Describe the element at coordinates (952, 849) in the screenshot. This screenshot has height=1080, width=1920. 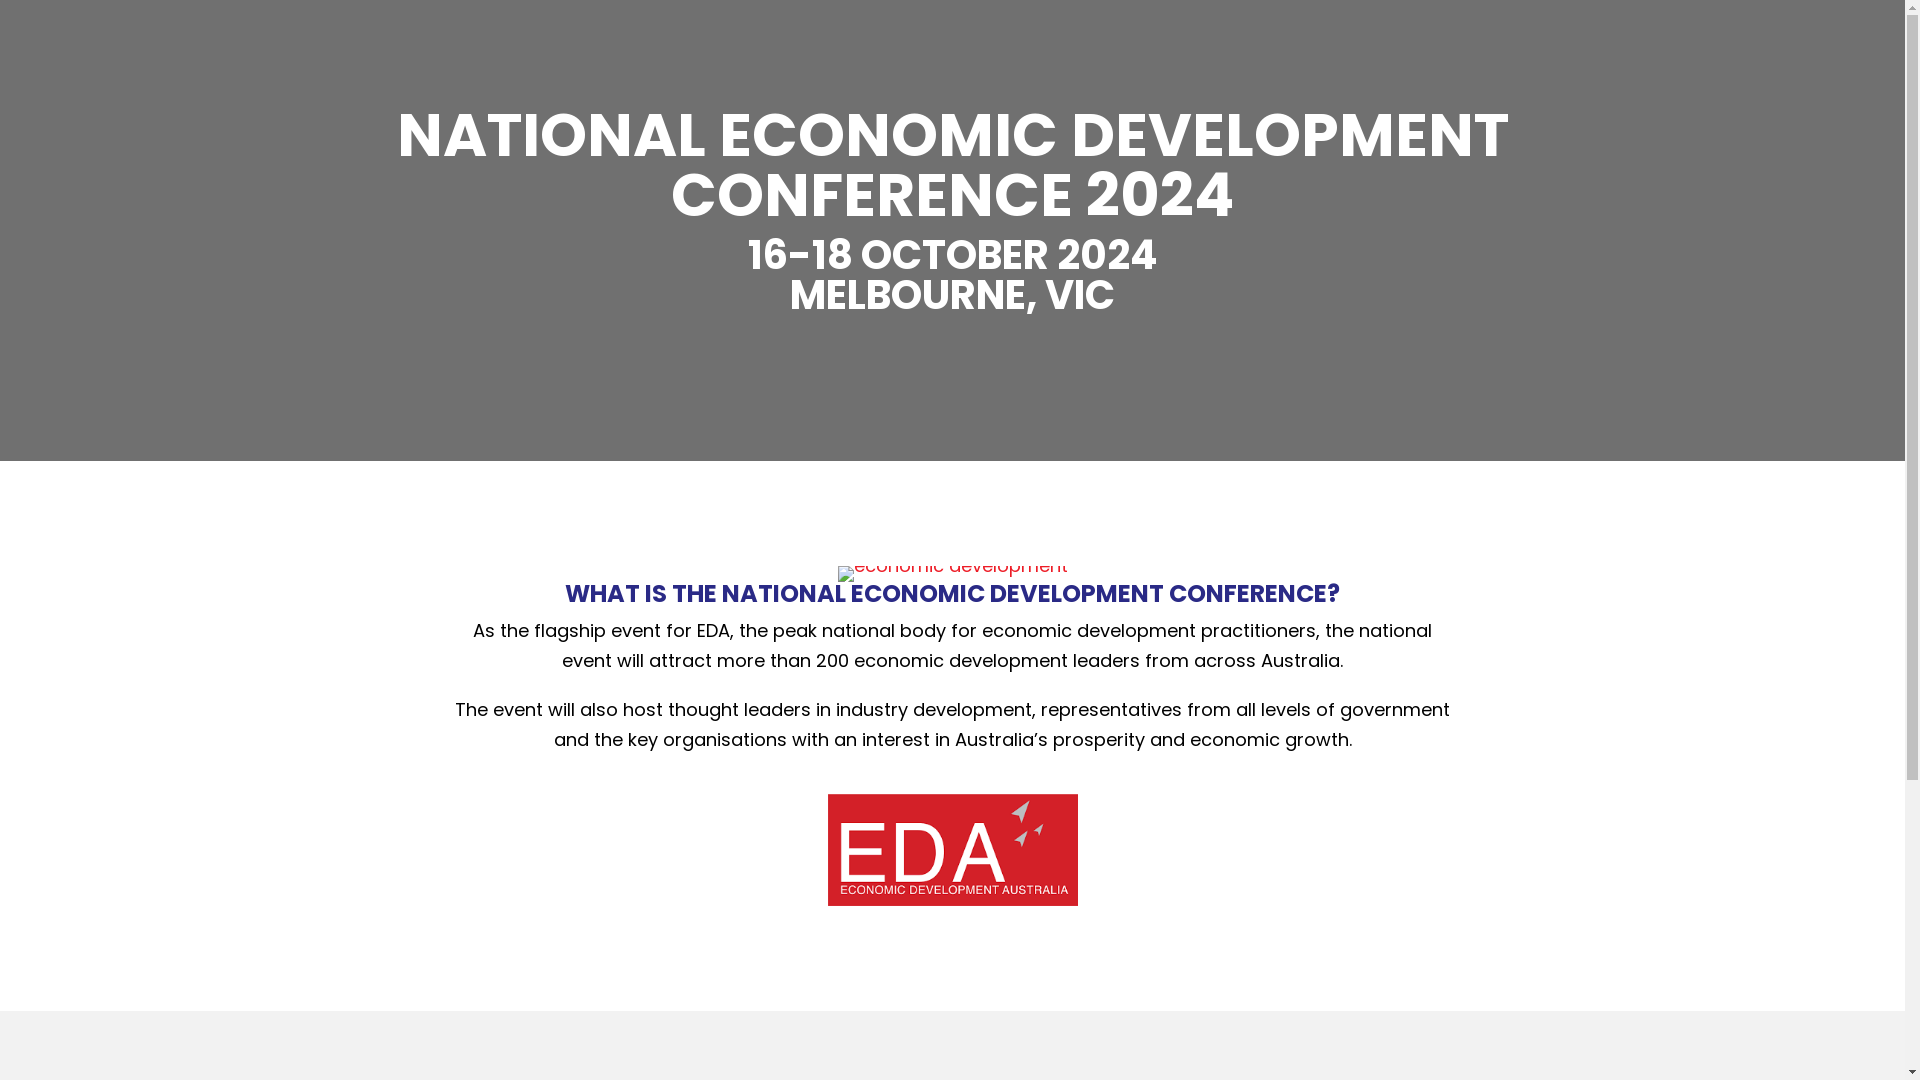
I see `'economic development'` at that location.